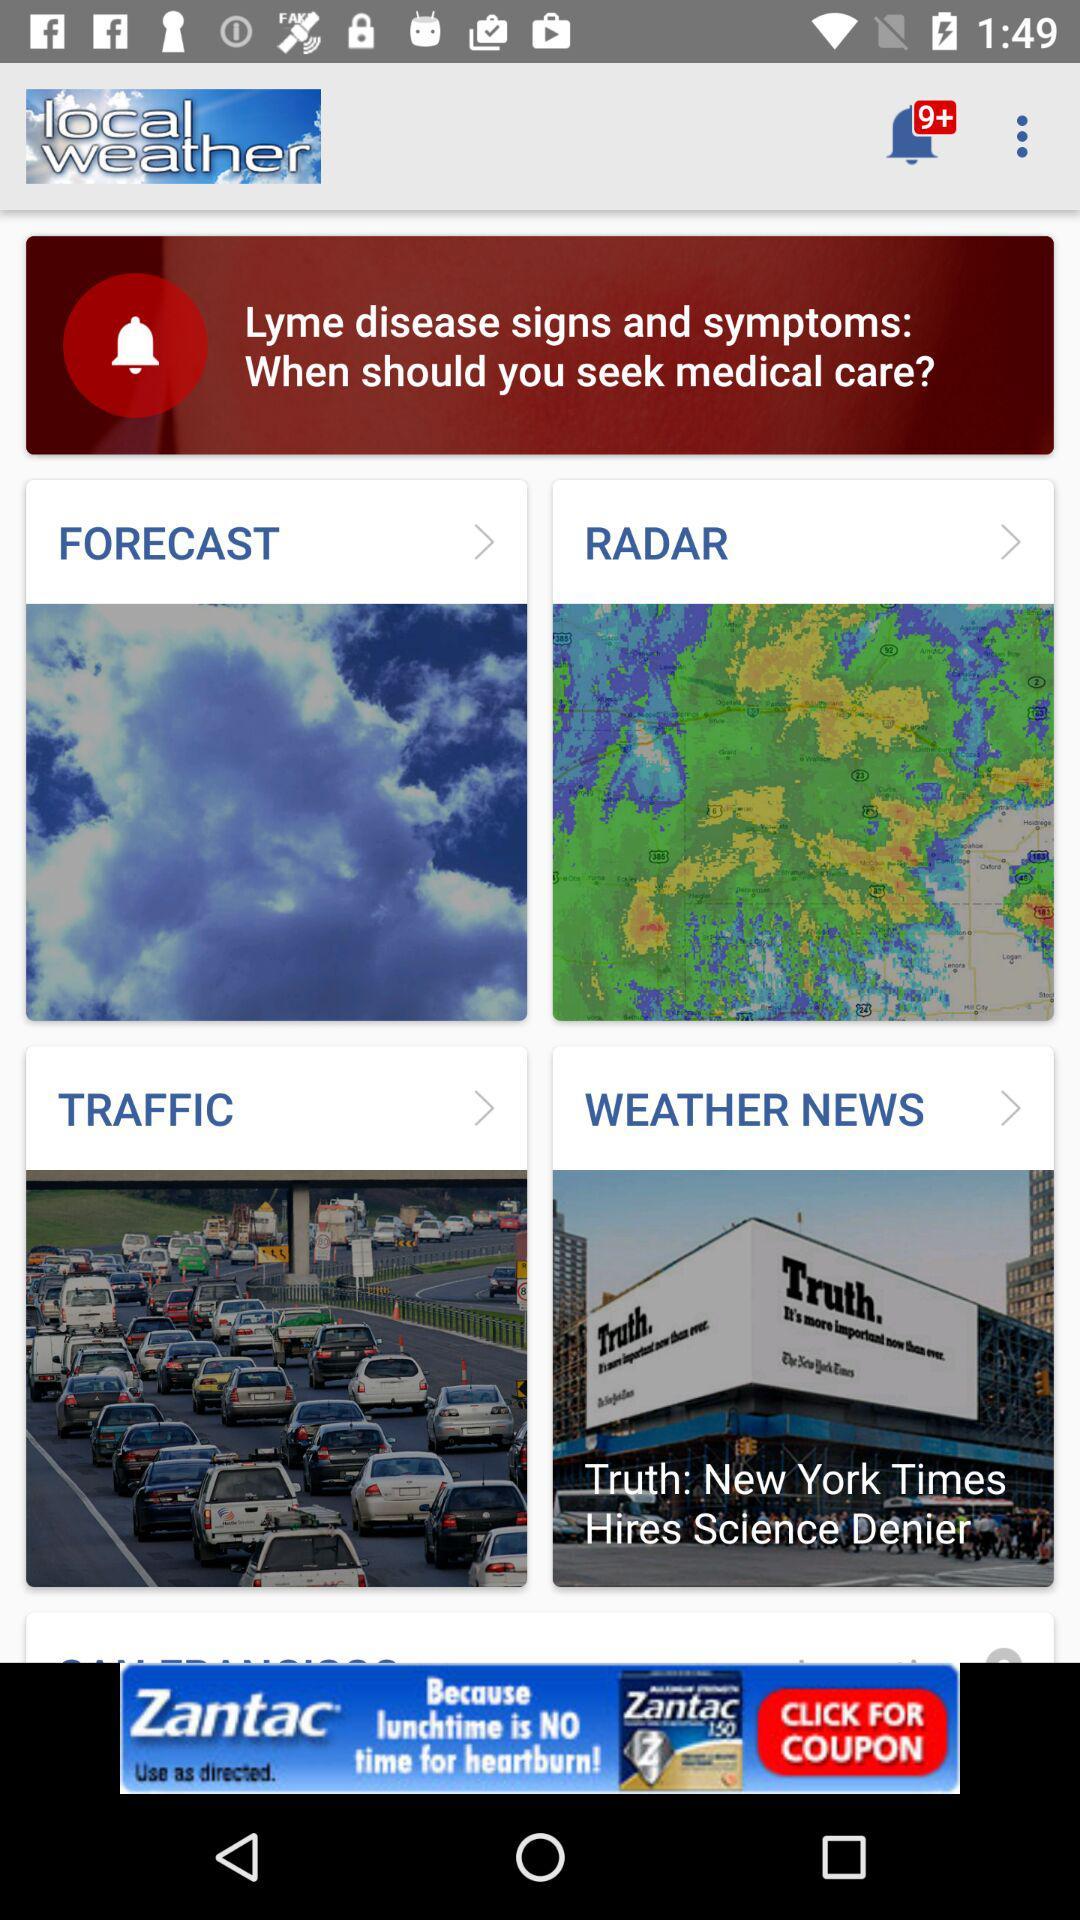 The width and height of the screenshot is (1080, 1920). What do you see at coordinates (540, 135) in the screenshot?
I see `improper tagging` at bounding box center [540, 135].